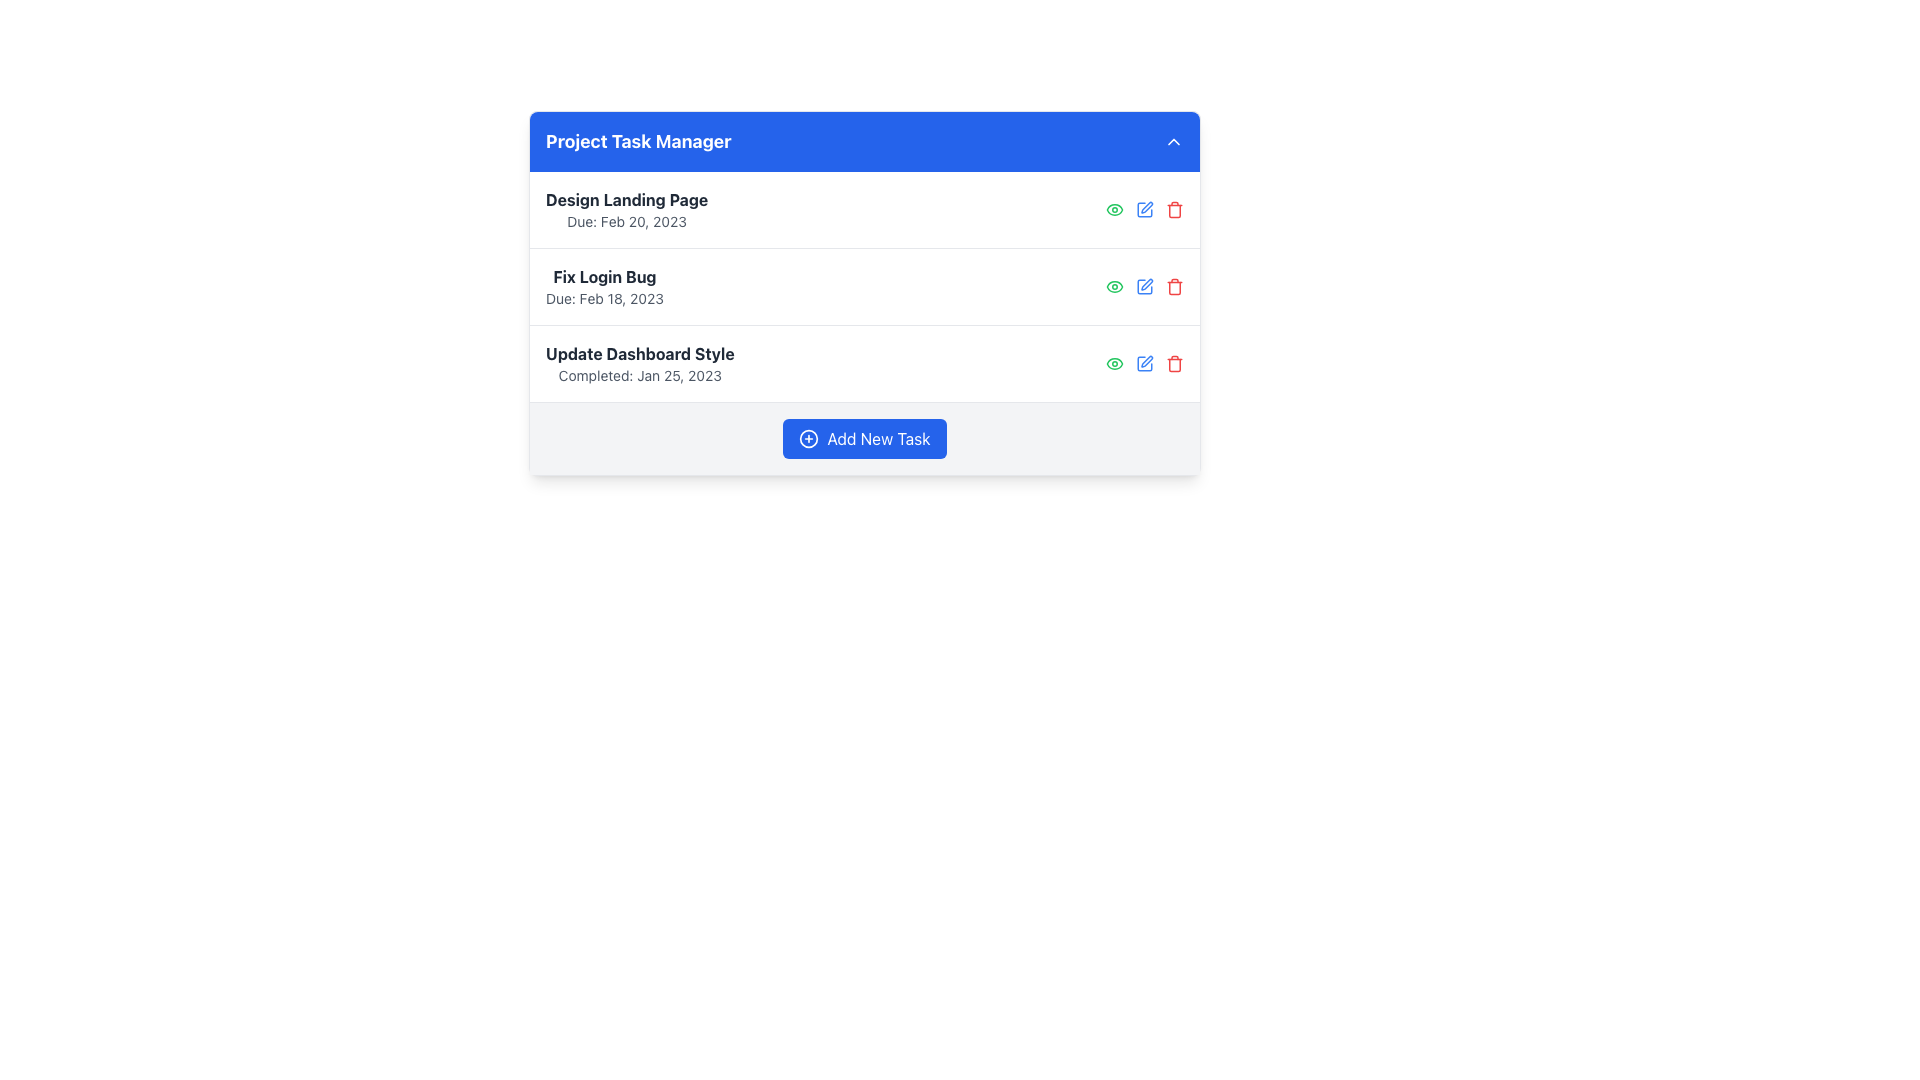 The width and height of the screenshot is (1920, 1080). What do you see at coordinates (637, 141) in the screenshot?
I see `title label 'Project Task Manager' located centrally in the blue header section of the card, above the list of task items` at bounding box center [637, 141].